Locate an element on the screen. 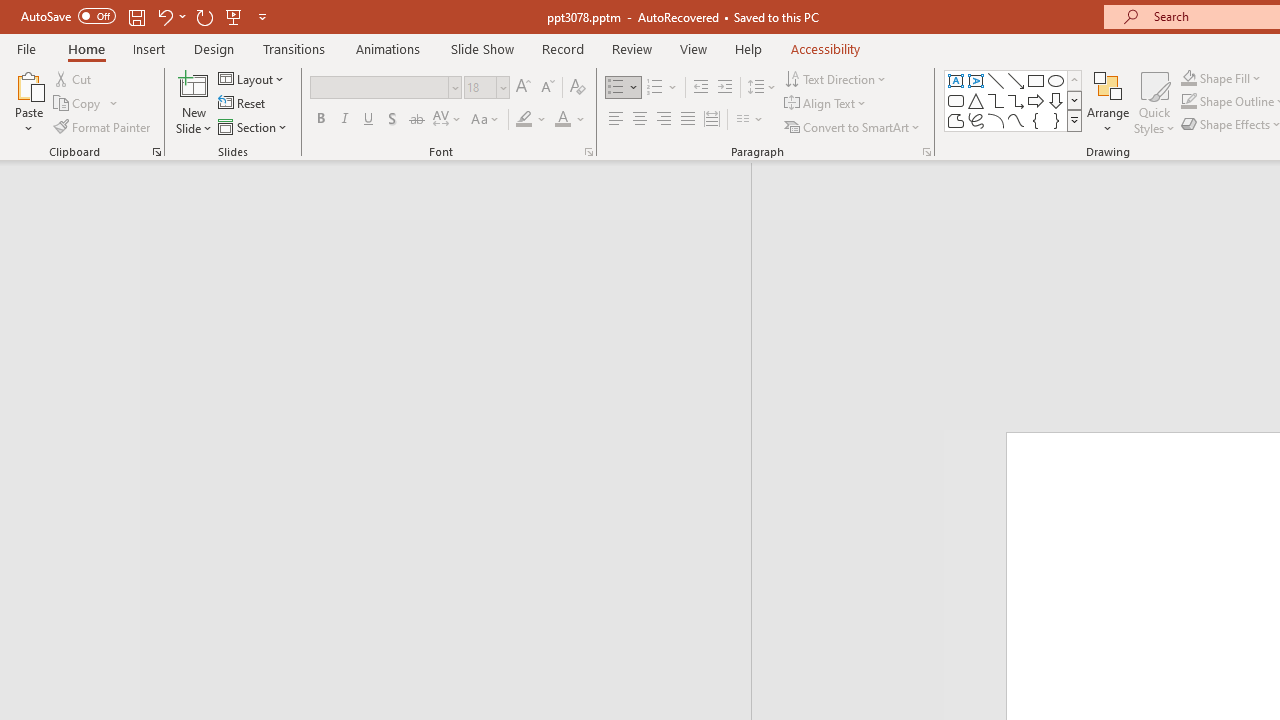 This screenshot has height=720, width=1280. 'Character Spacing' is located at coordinates (447, 119).